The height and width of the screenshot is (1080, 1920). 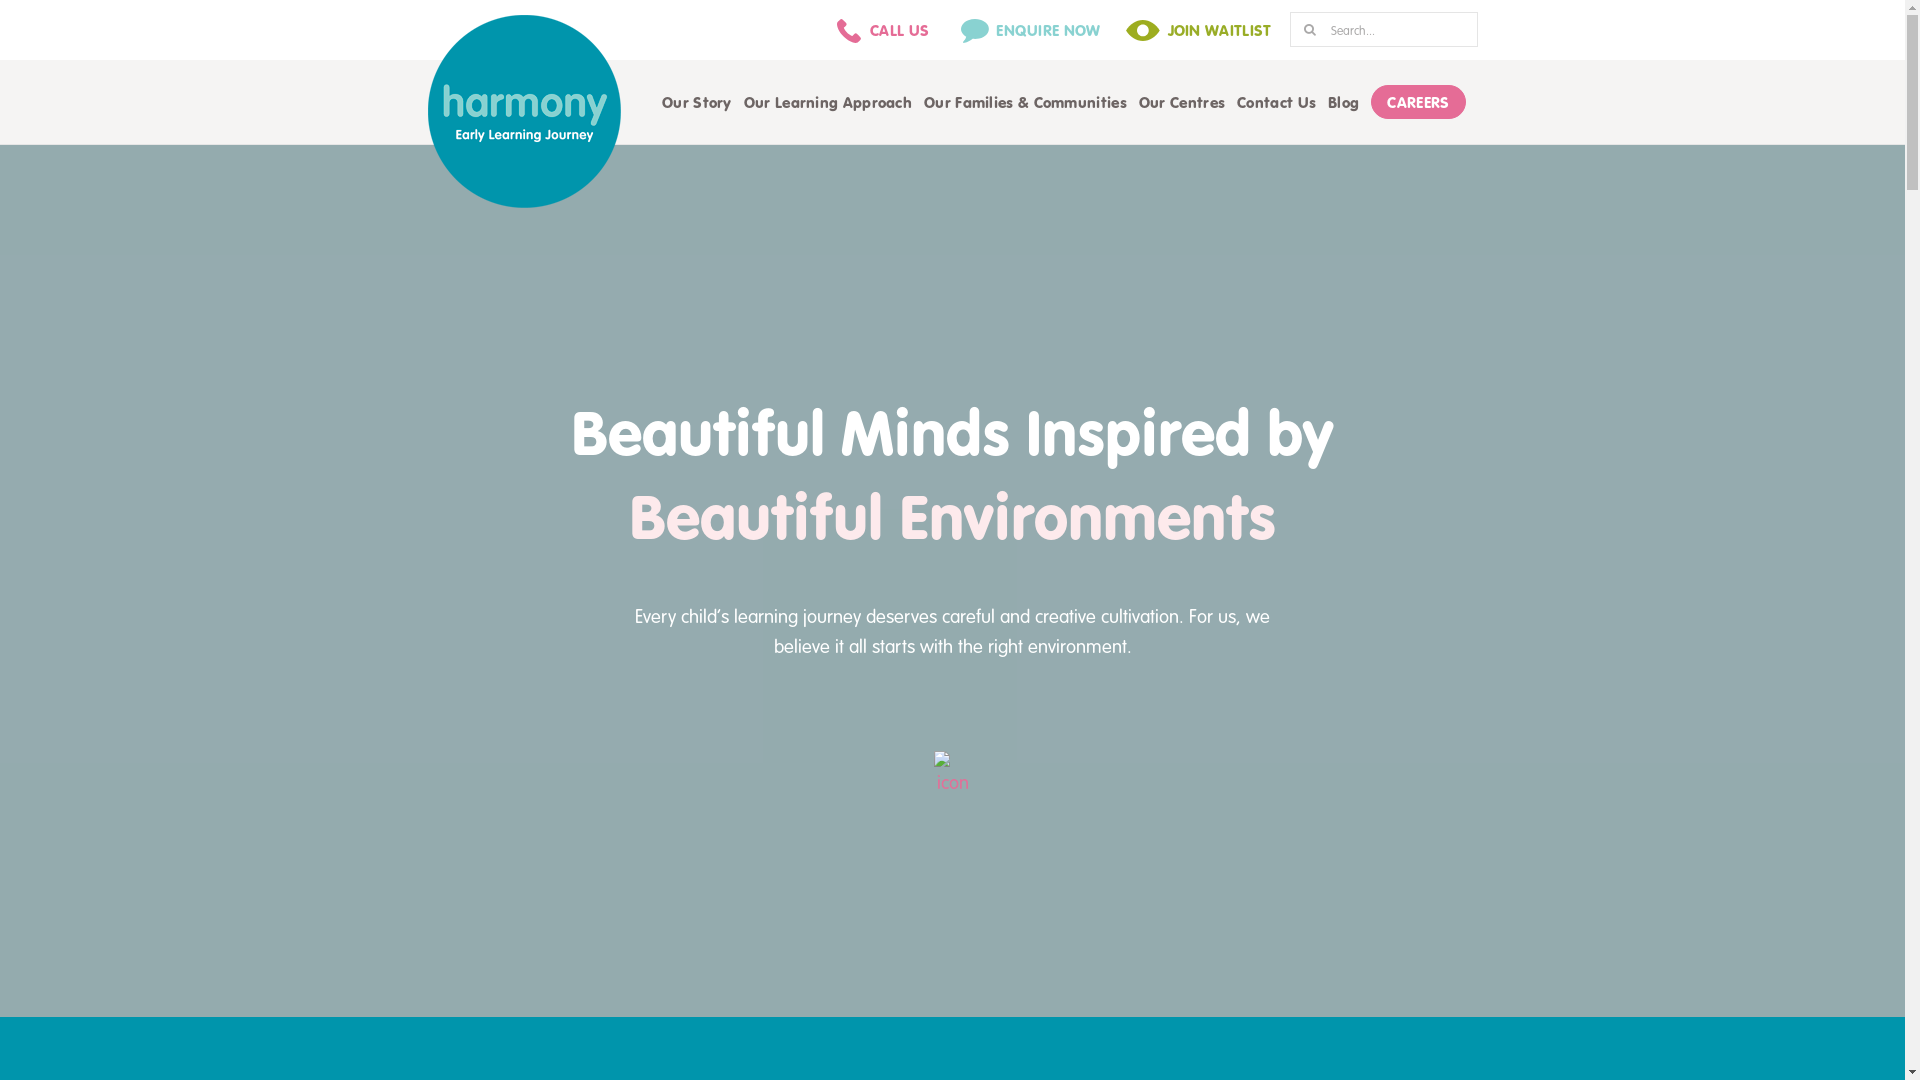 What do you see at coordinates (1275, 101) in the screenshot?
I see `'Contact Us'` at bounding box center [1275, 101].